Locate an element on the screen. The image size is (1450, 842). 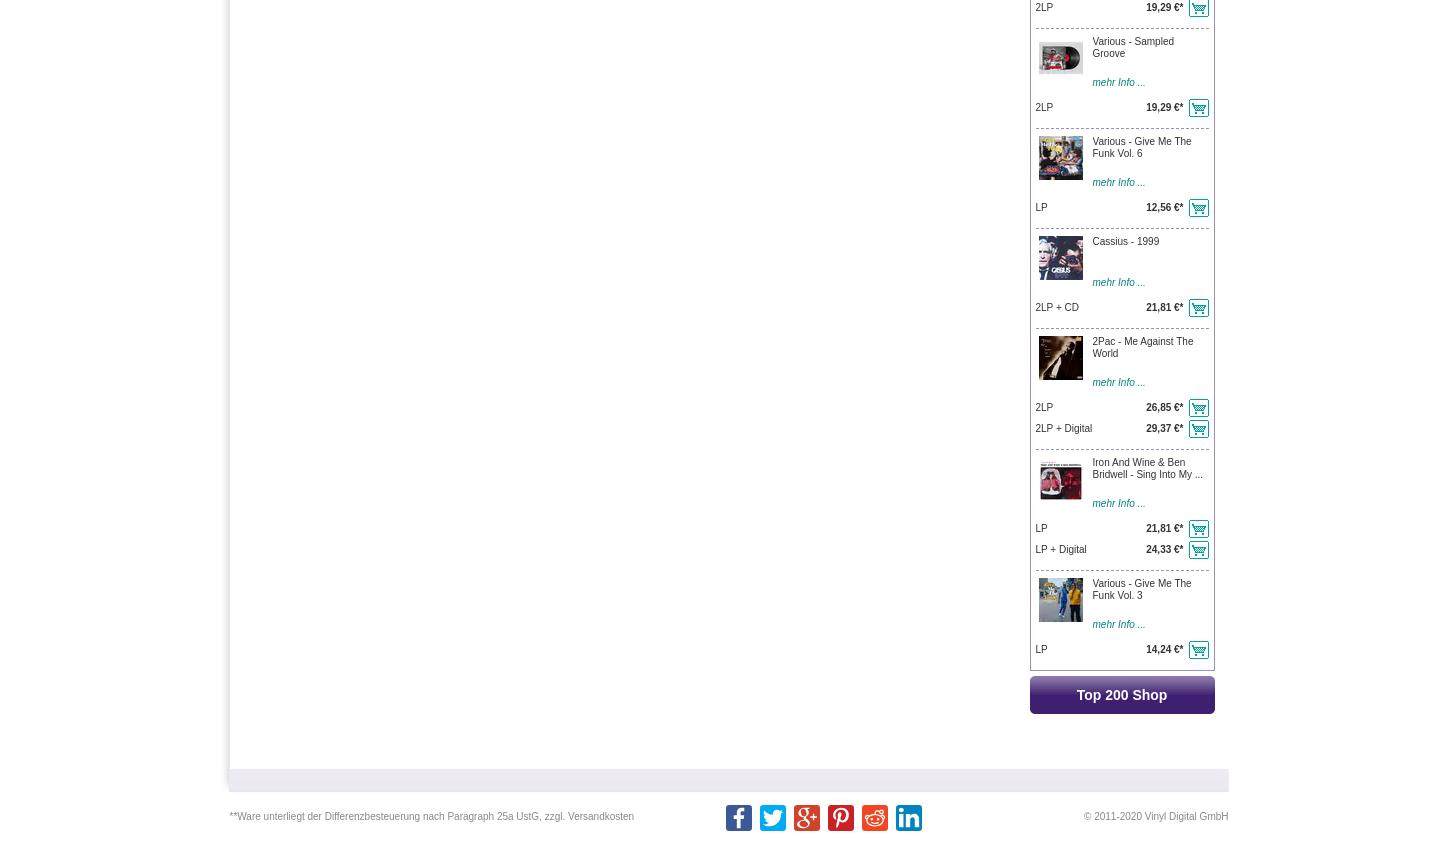
'Cassius - 1999' is located at coordinates (1124, 241).